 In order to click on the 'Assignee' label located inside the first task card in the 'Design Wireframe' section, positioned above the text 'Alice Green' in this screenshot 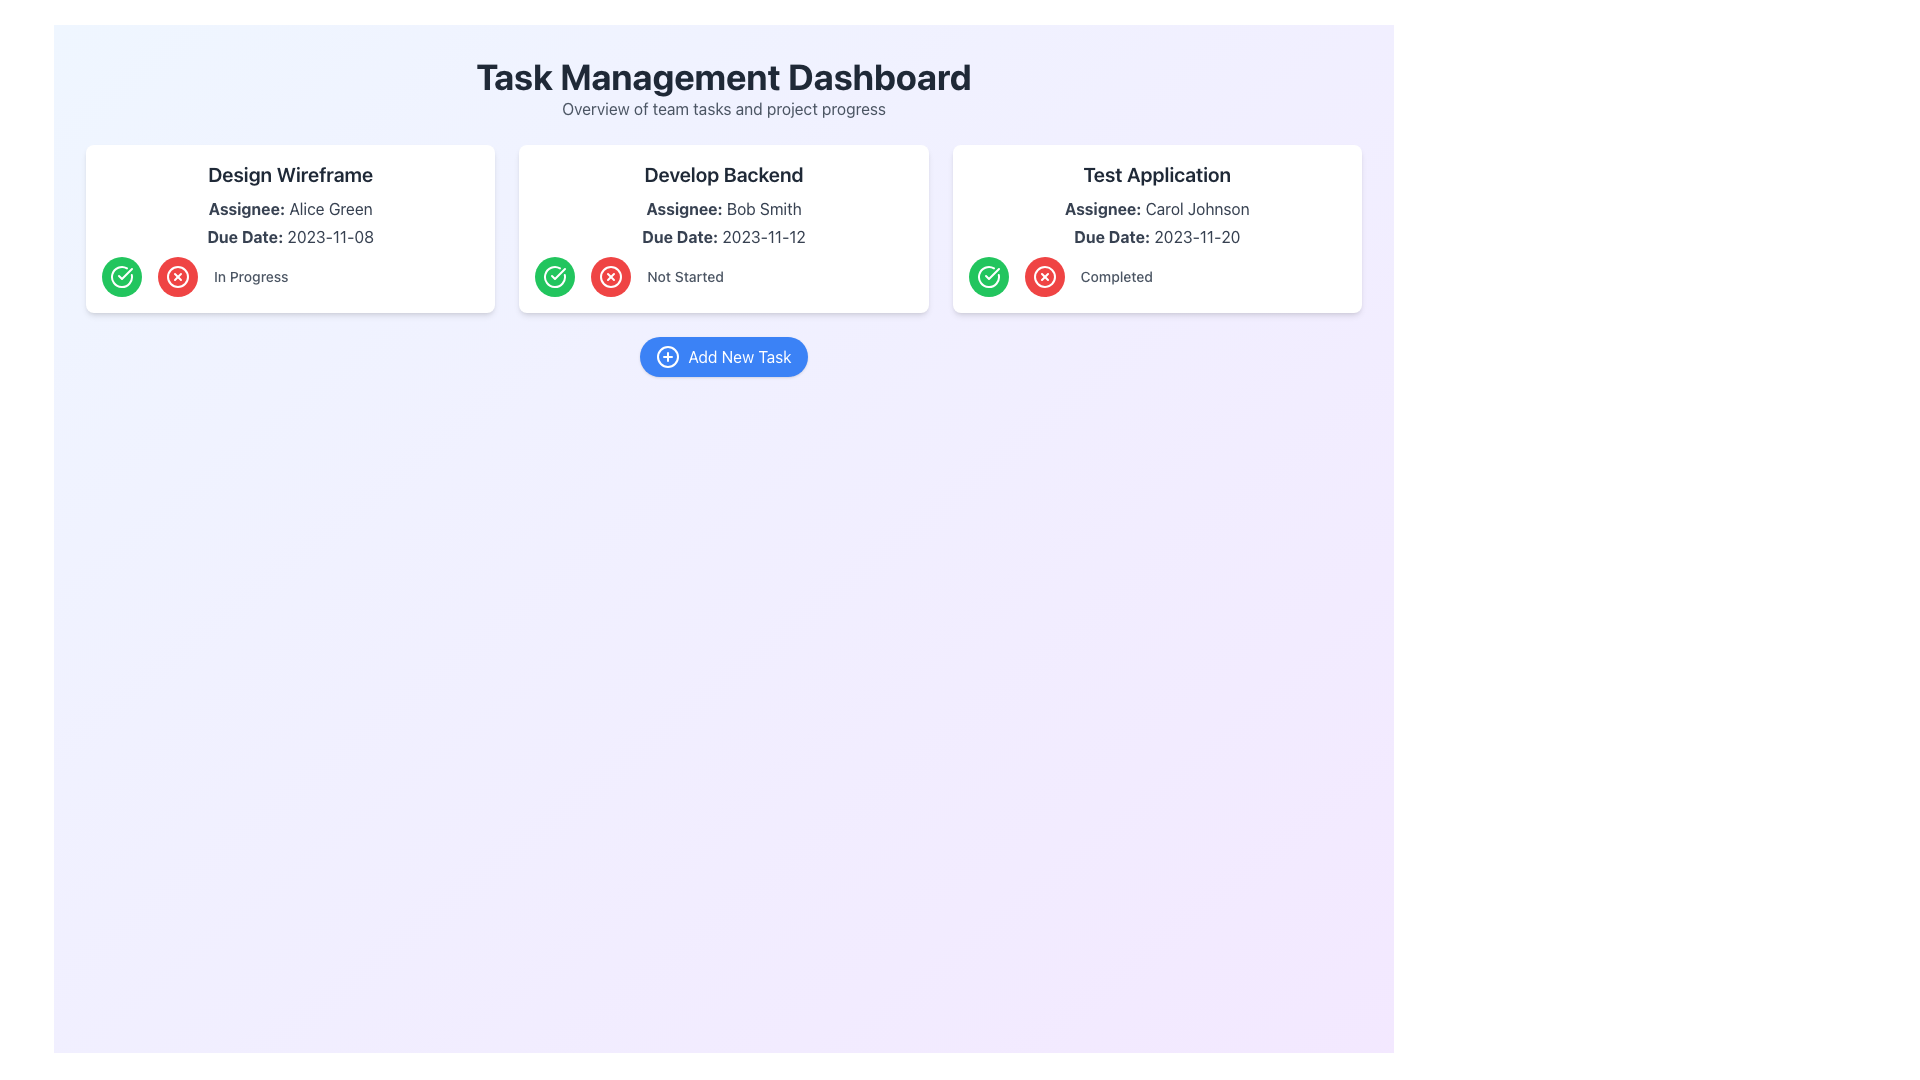, I will do `click(245, 208)`.